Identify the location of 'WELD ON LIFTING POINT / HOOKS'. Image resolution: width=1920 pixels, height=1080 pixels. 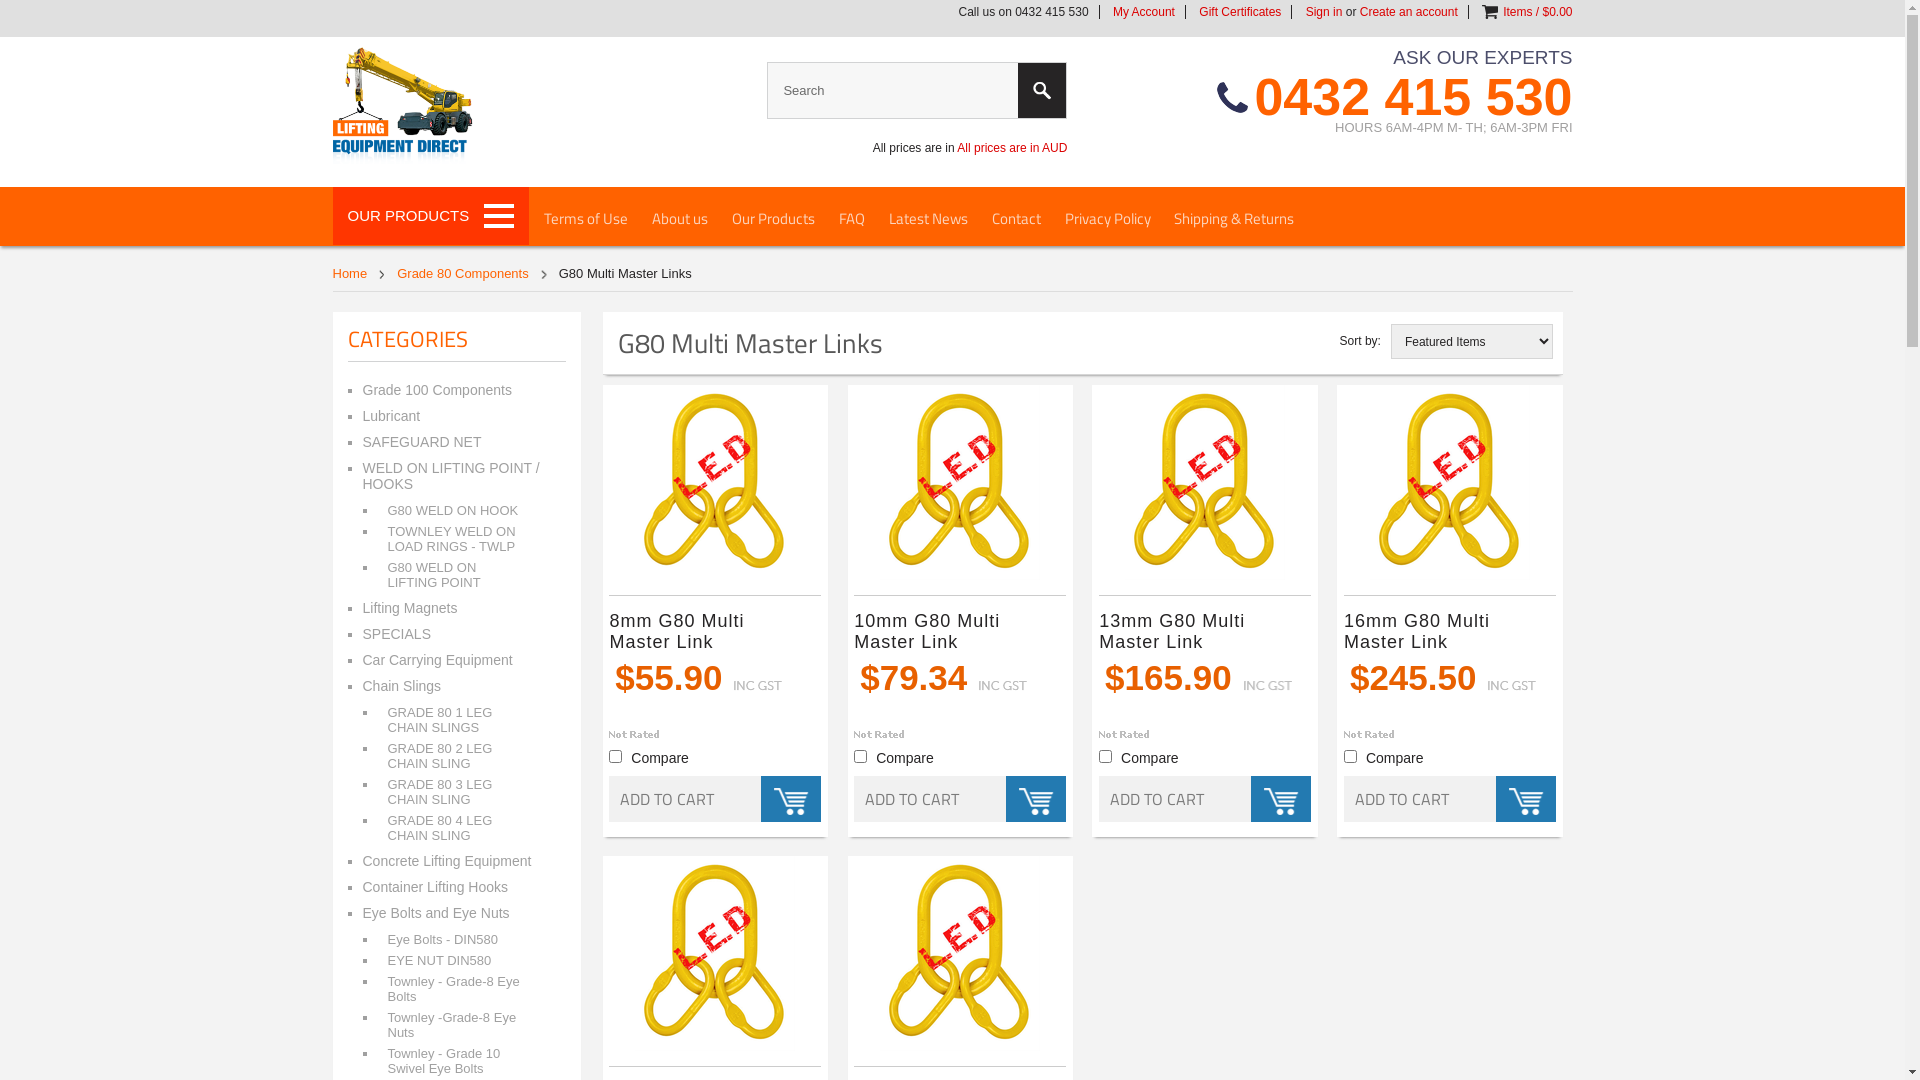
(452, 475).